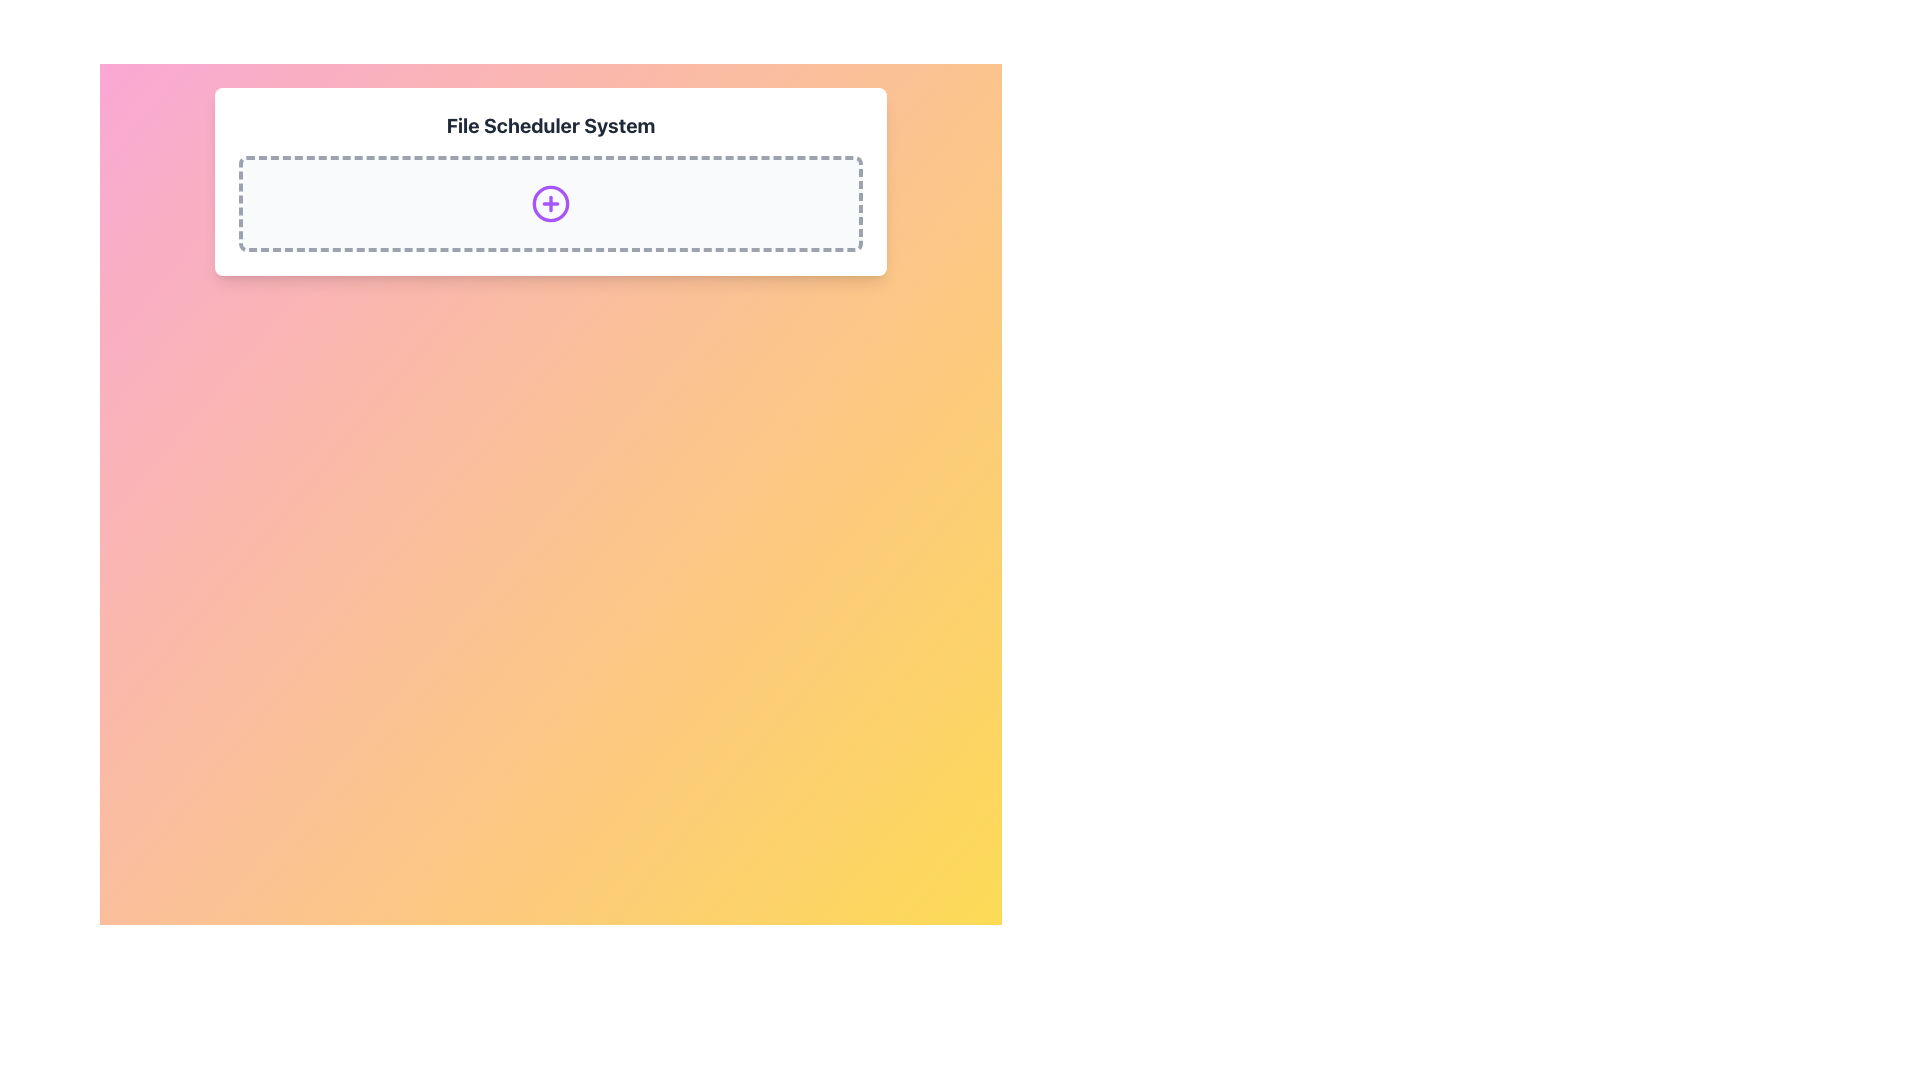 The height and width of the screenshot is (1080, 1920). I want to click on the interactive button located at the center of the dashed rectangular box below the title 'File Scheduler System', so click(551, 204).